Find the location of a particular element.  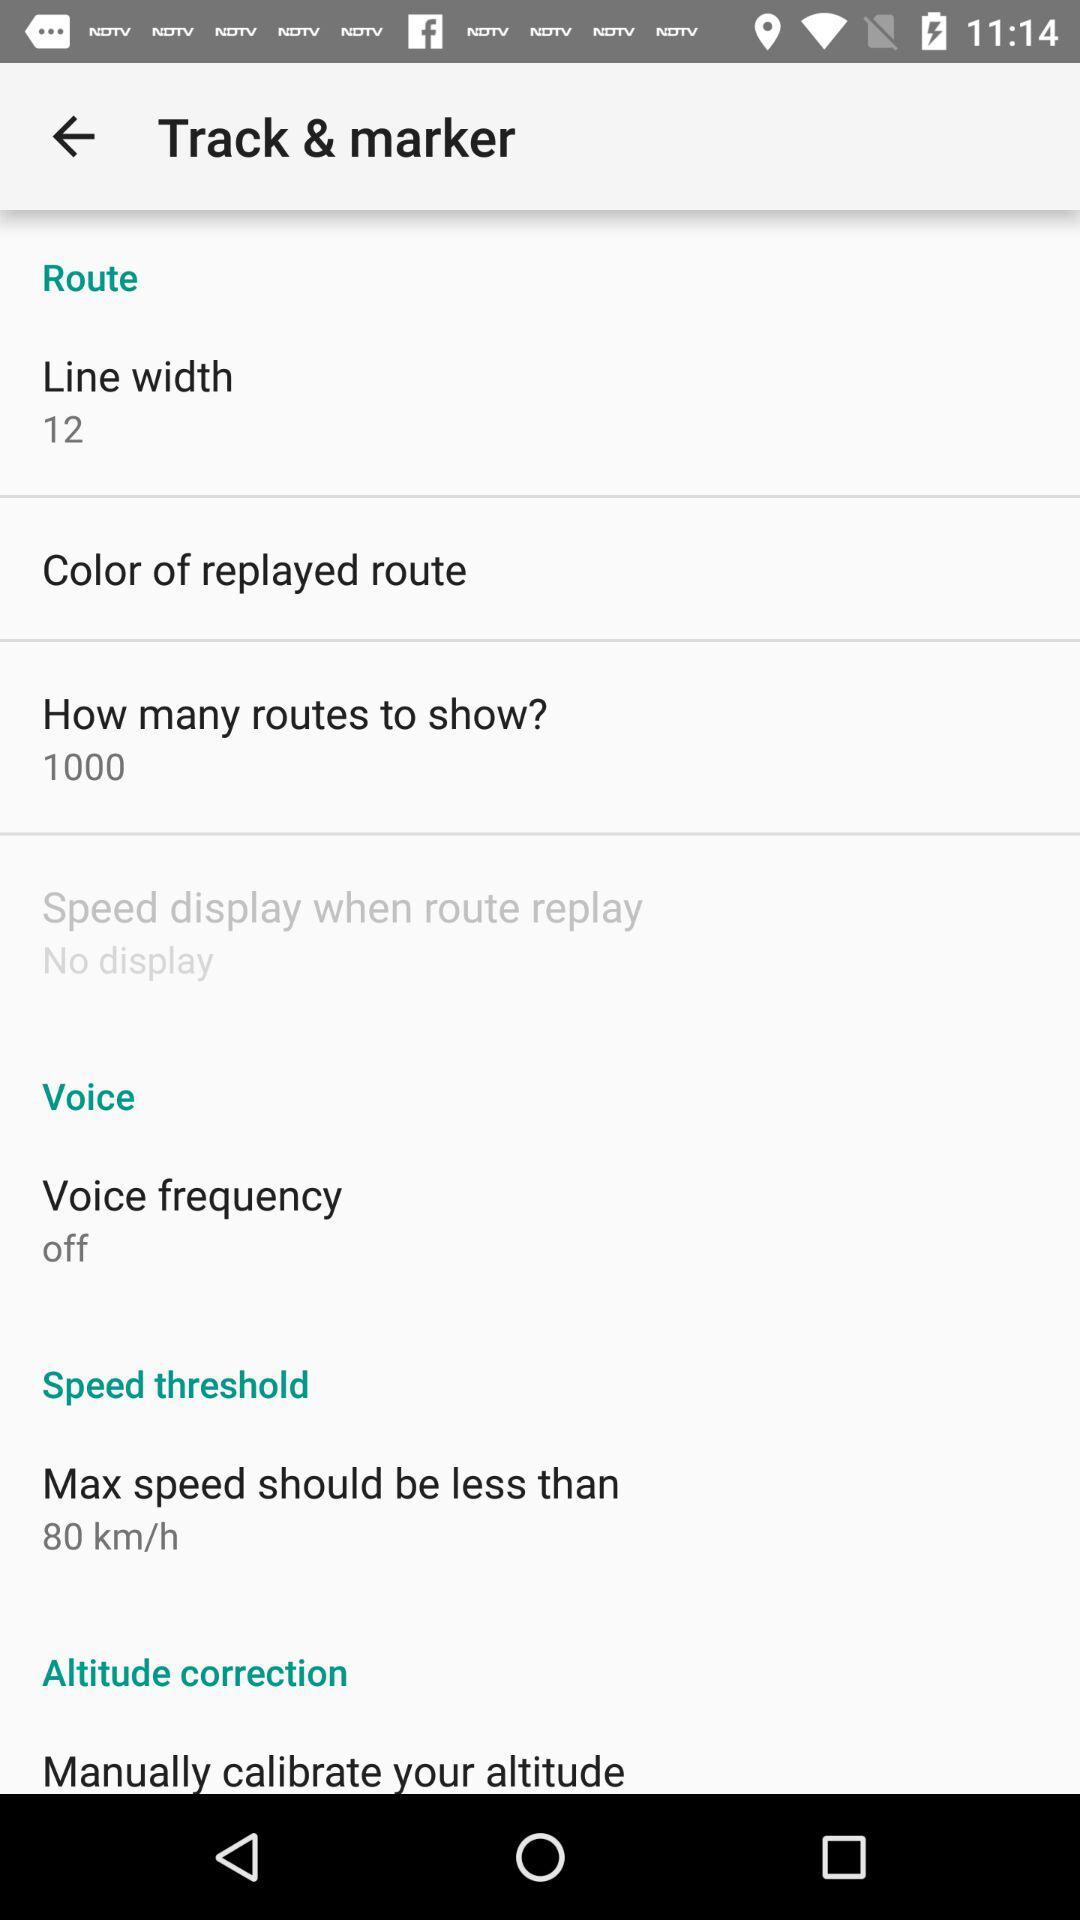

the icon above the manually calibrate your is located at coordinates (540, 1650).